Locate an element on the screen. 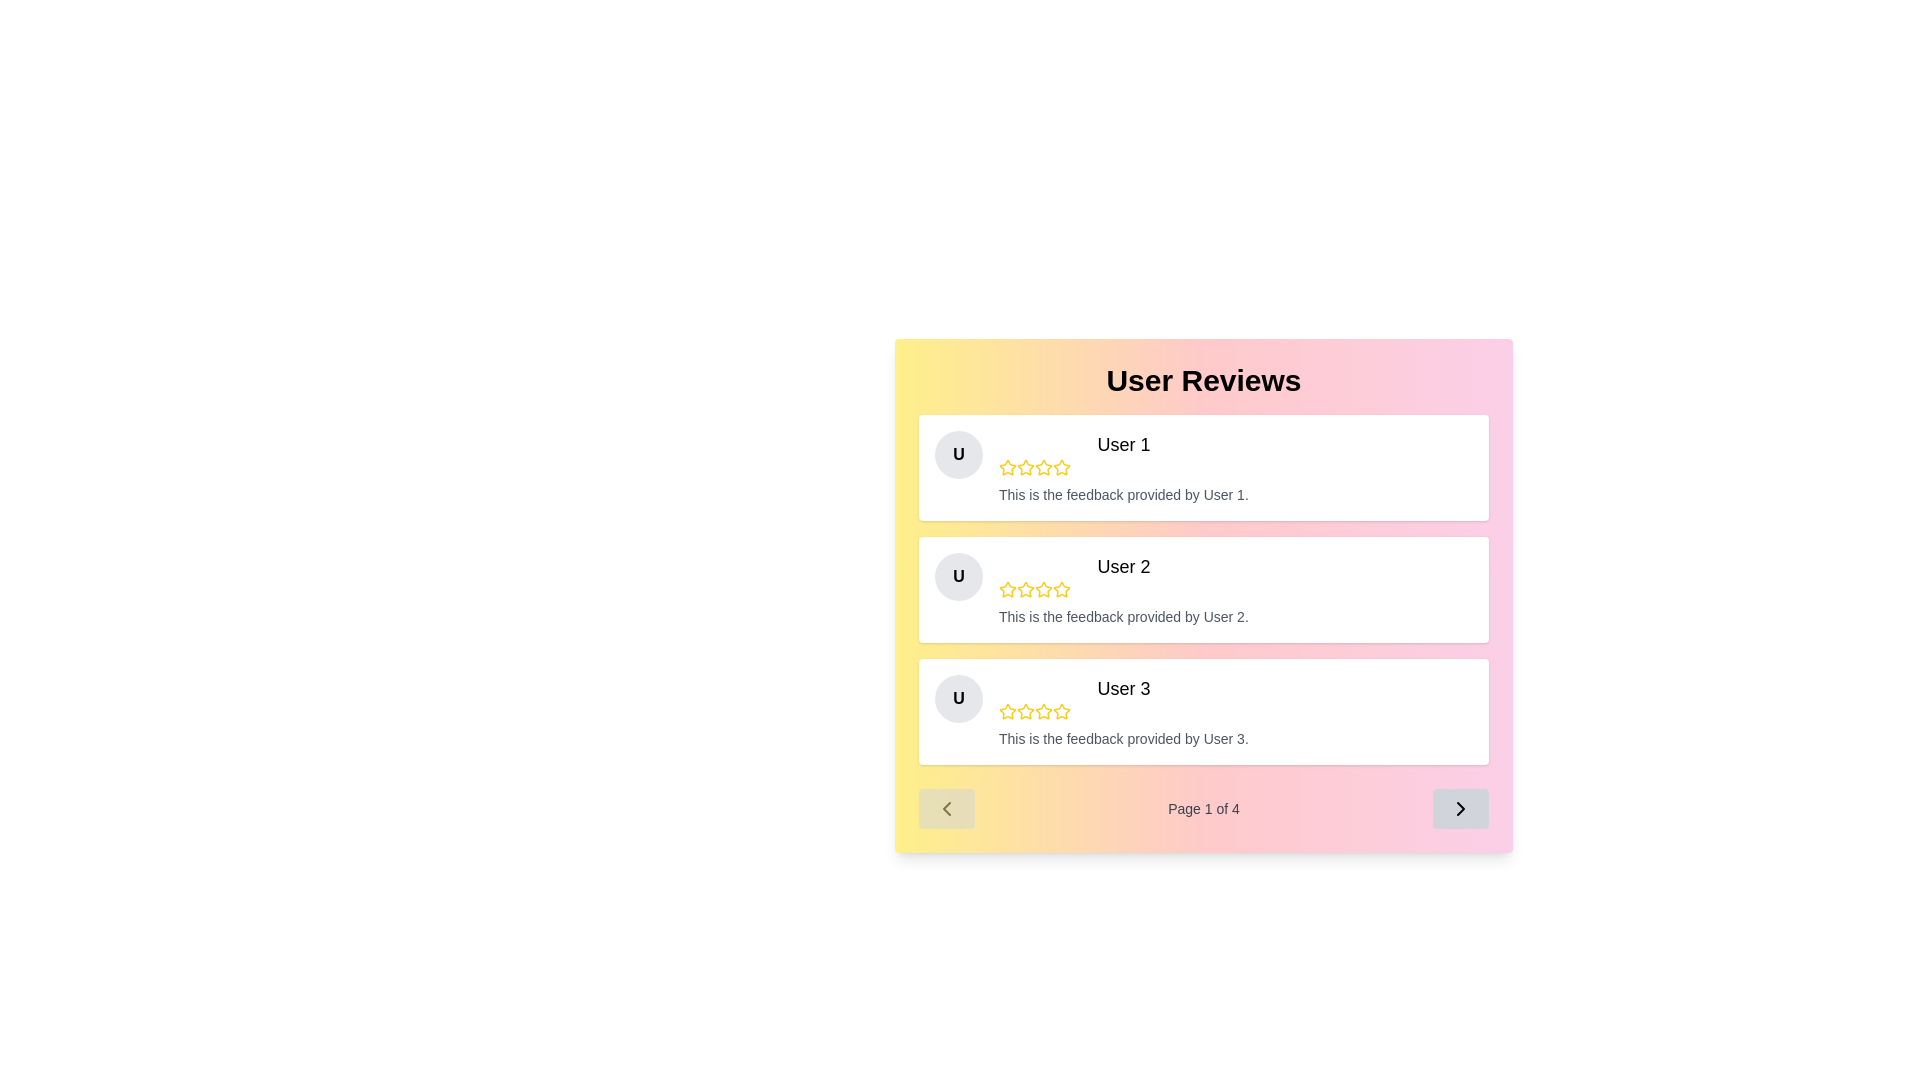  Feedback Card Component that displays user feedback, including their name, avatar, rating, and feedback text, positioned as the third card in a vertical list is located at coordinates (1203, 711).